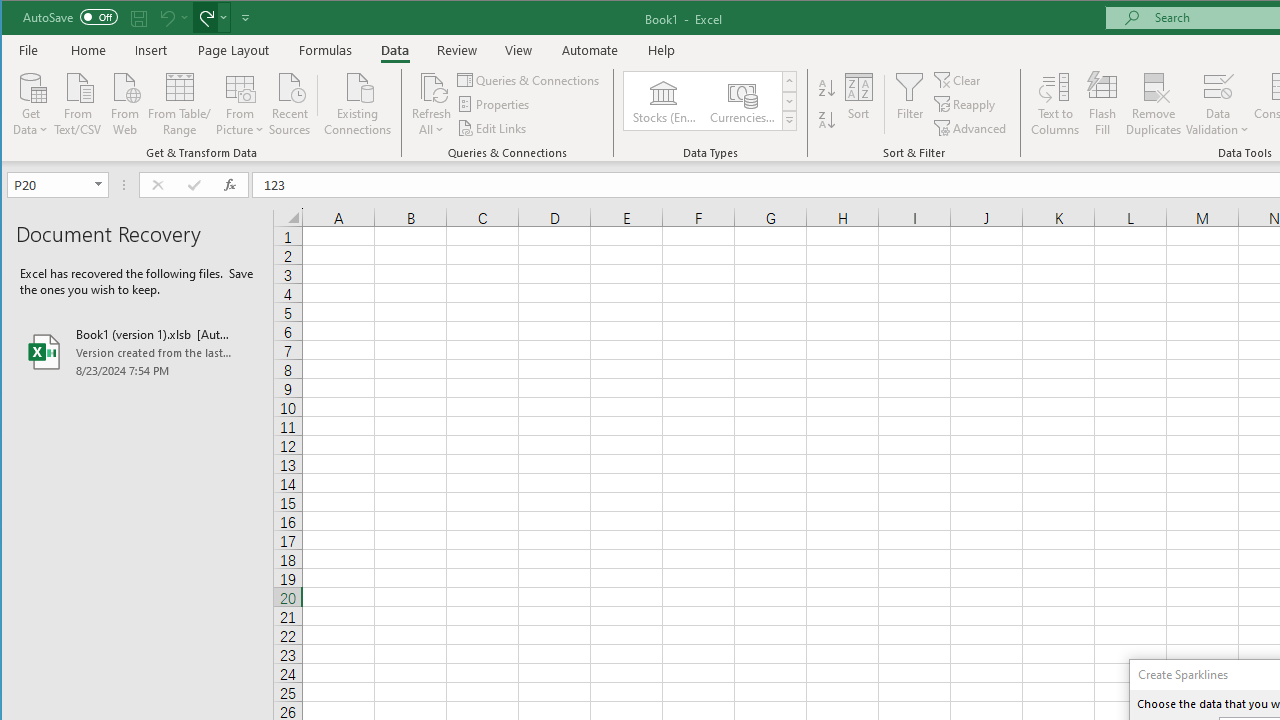 The width and height of the screenshot is (1280, 720). Describe the element at coordinates (788, 80) in the screenshot. I see `'Row up'` at that location.